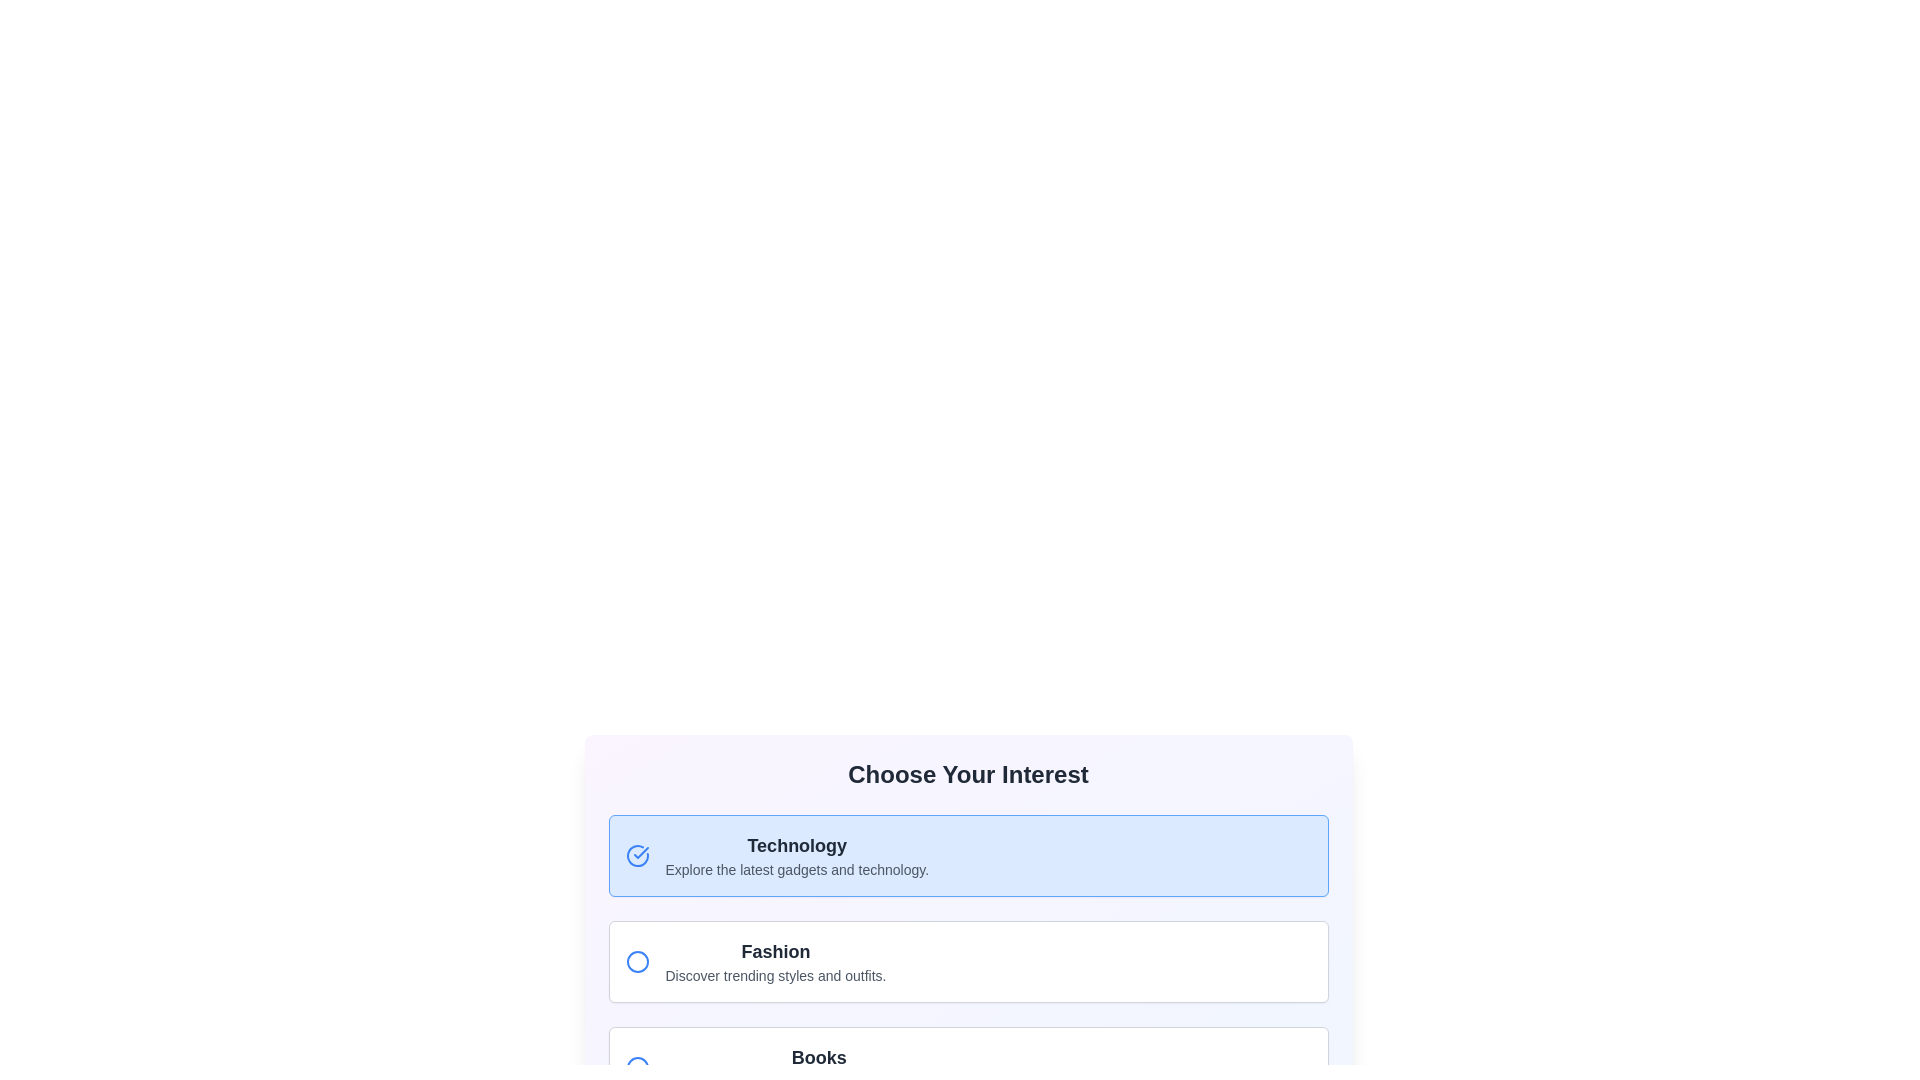  What do you see at coordinates (636, 1067) in the screenshot?
I see `the radio button labeled 'Books'` at bounding box center [636, 1067].